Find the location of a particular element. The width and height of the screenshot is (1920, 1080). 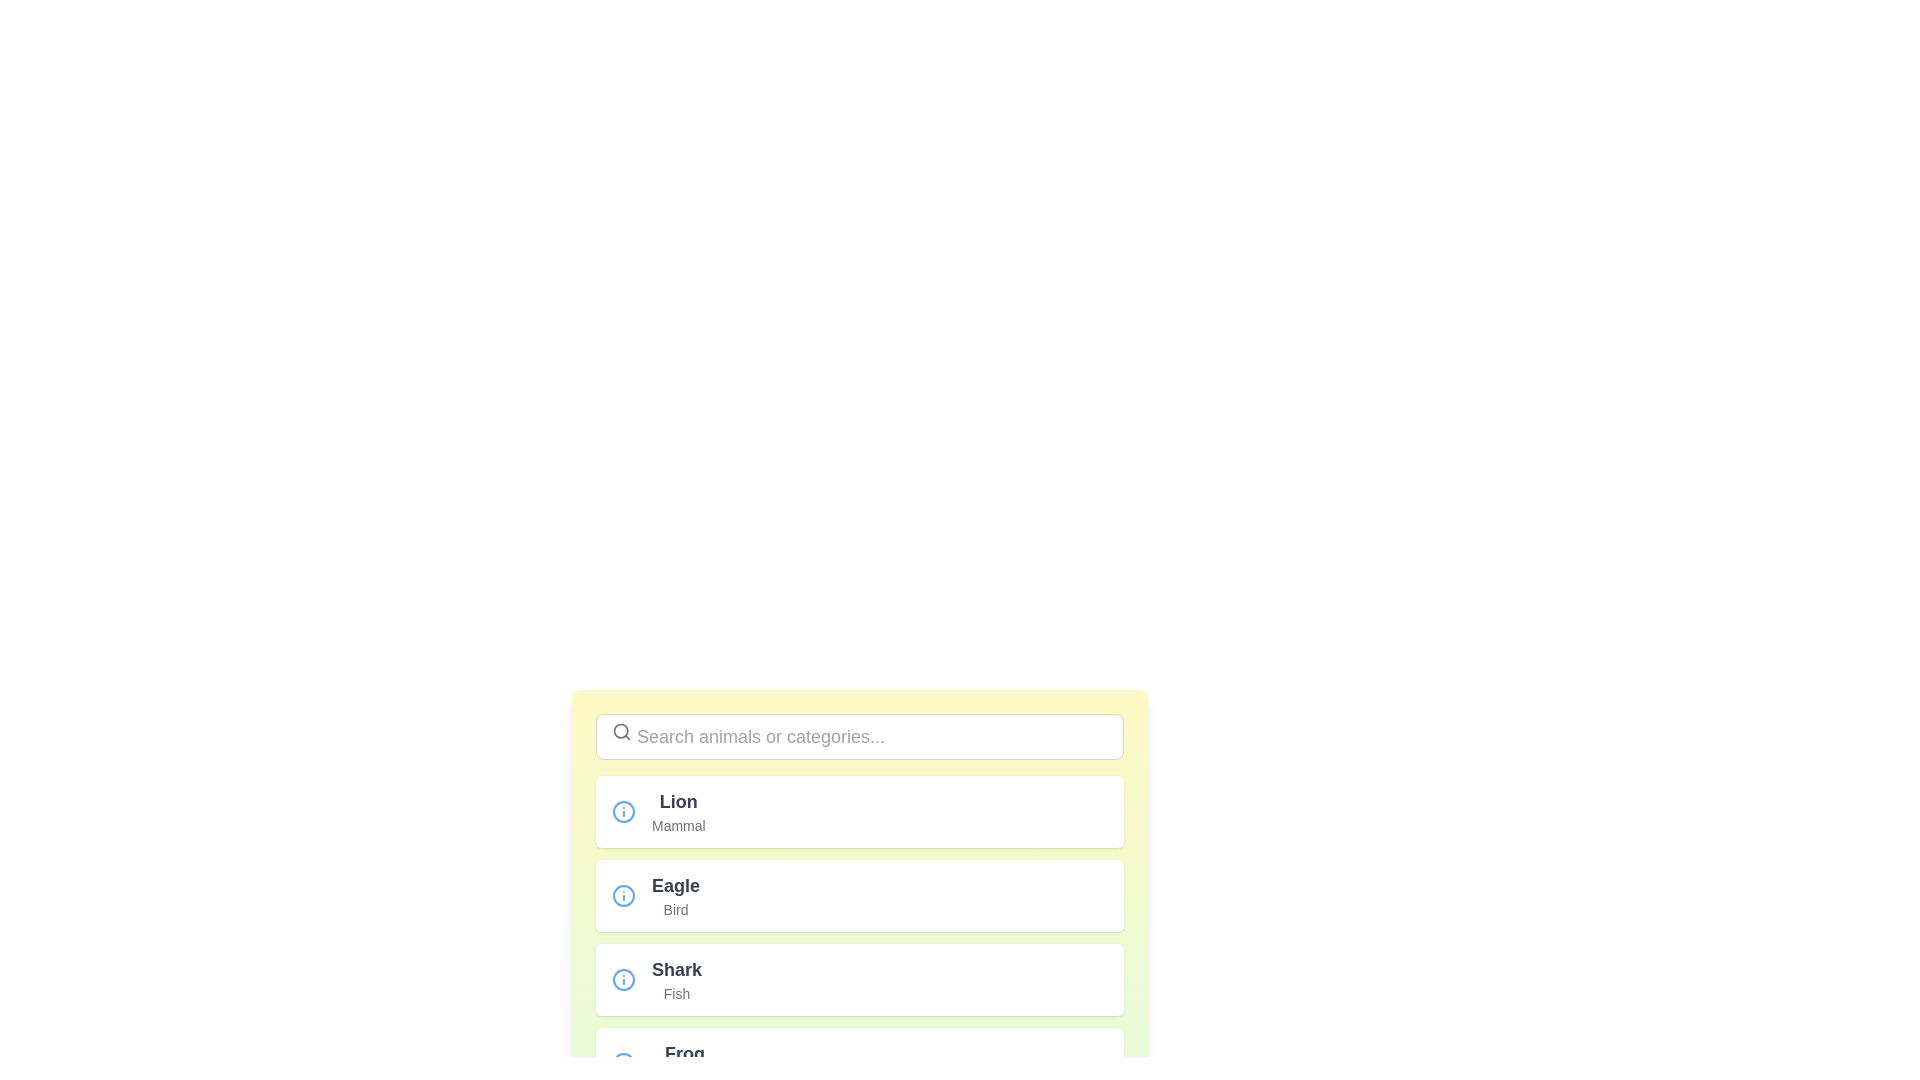

text label 'Shark' which is a large, bold, dark gray heading positioned above the subheader 'Fish' in a categorized list is located at coordinates (676, 968).